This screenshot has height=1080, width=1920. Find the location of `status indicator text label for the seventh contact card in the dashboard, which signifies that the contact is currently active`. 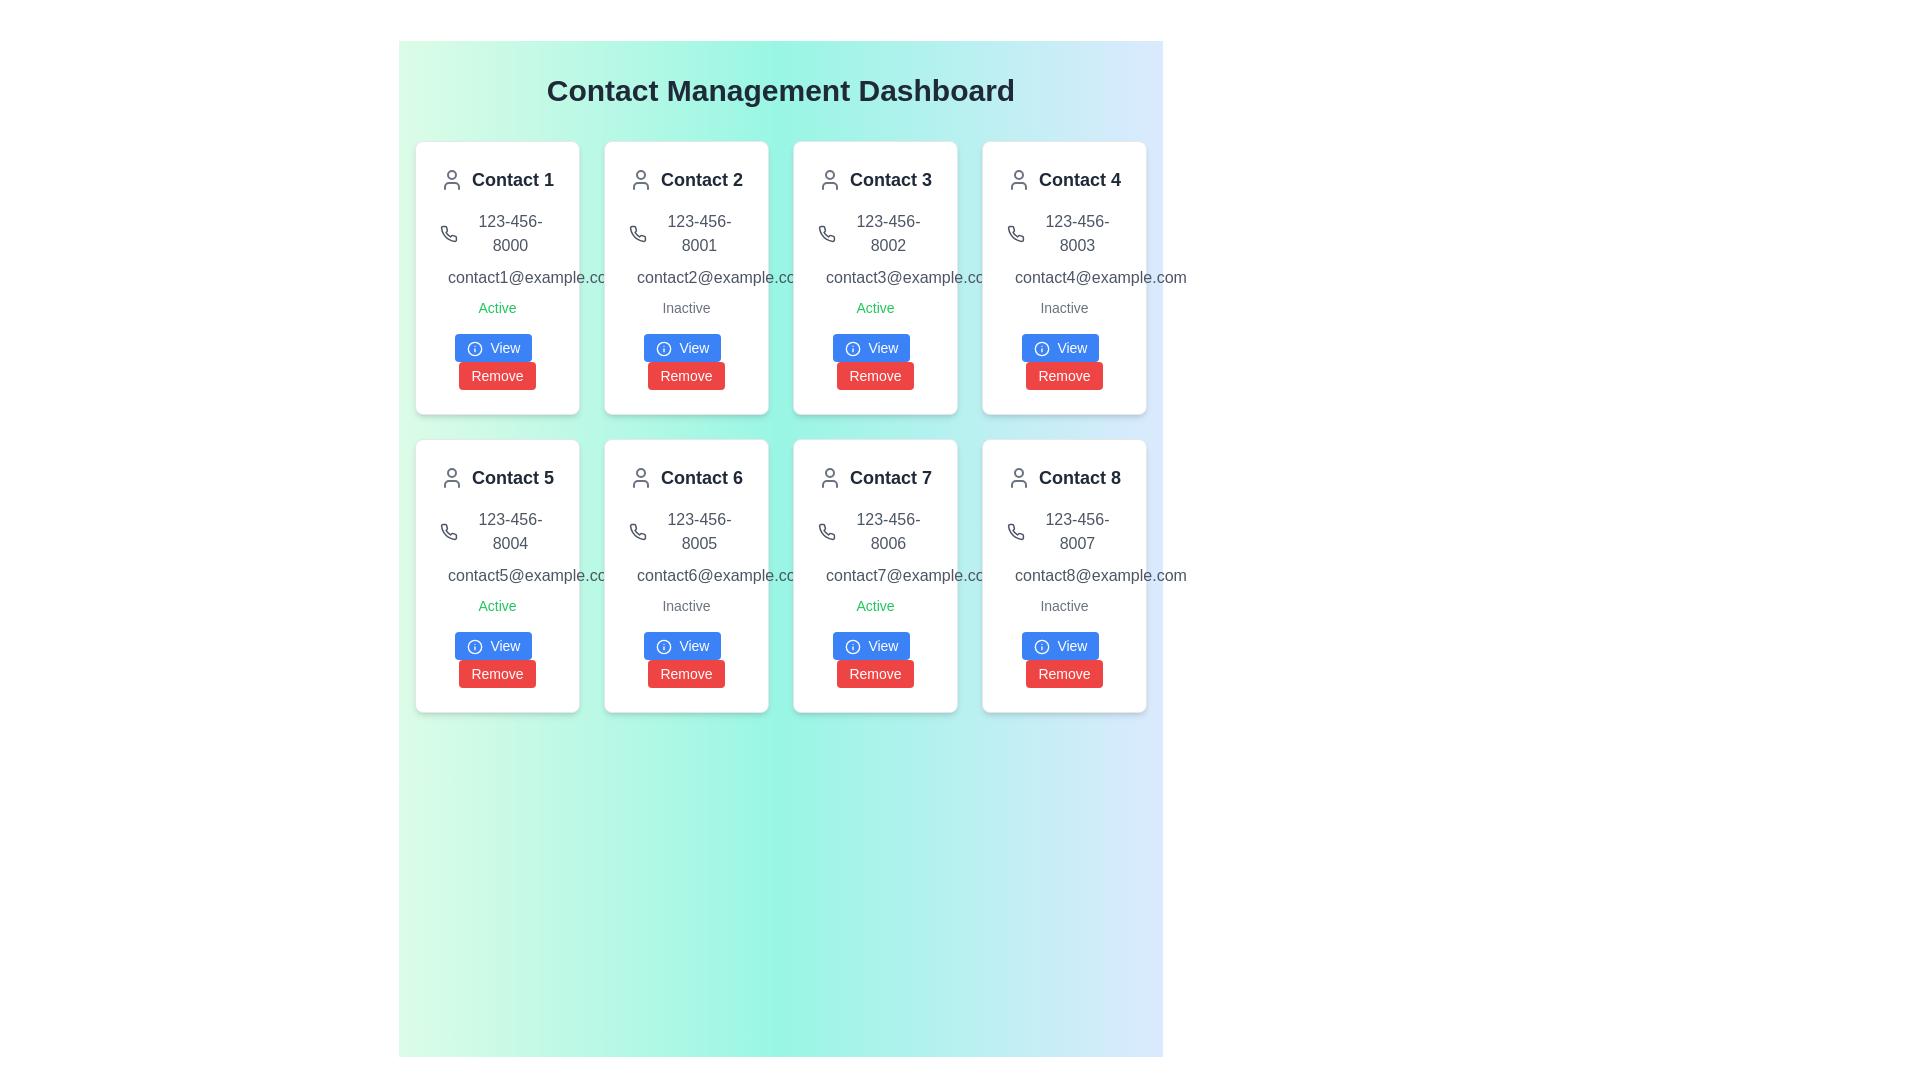

status indicator text label for the seventh contact card in the dashboard, which signifies that the contact is currently active is located at coordinates (875, 604).